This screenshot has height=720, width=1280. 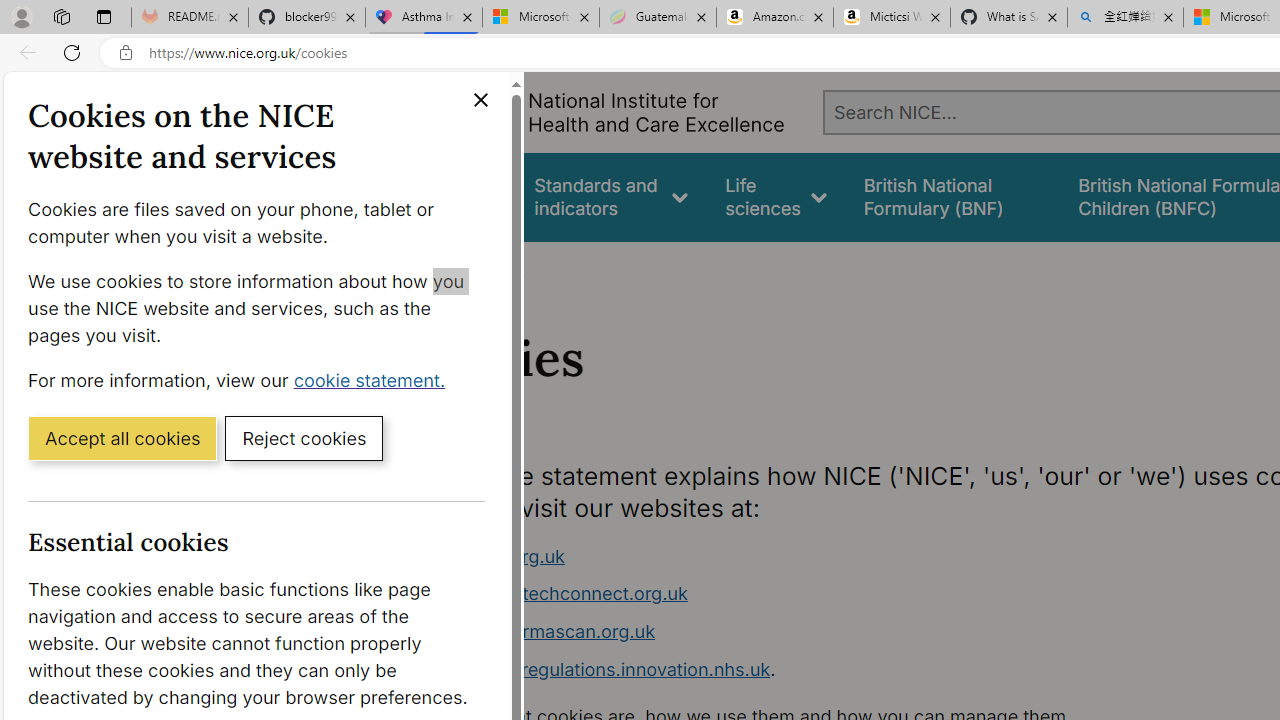 I want to click on 'Life sciences', so click(x=775, y=197).